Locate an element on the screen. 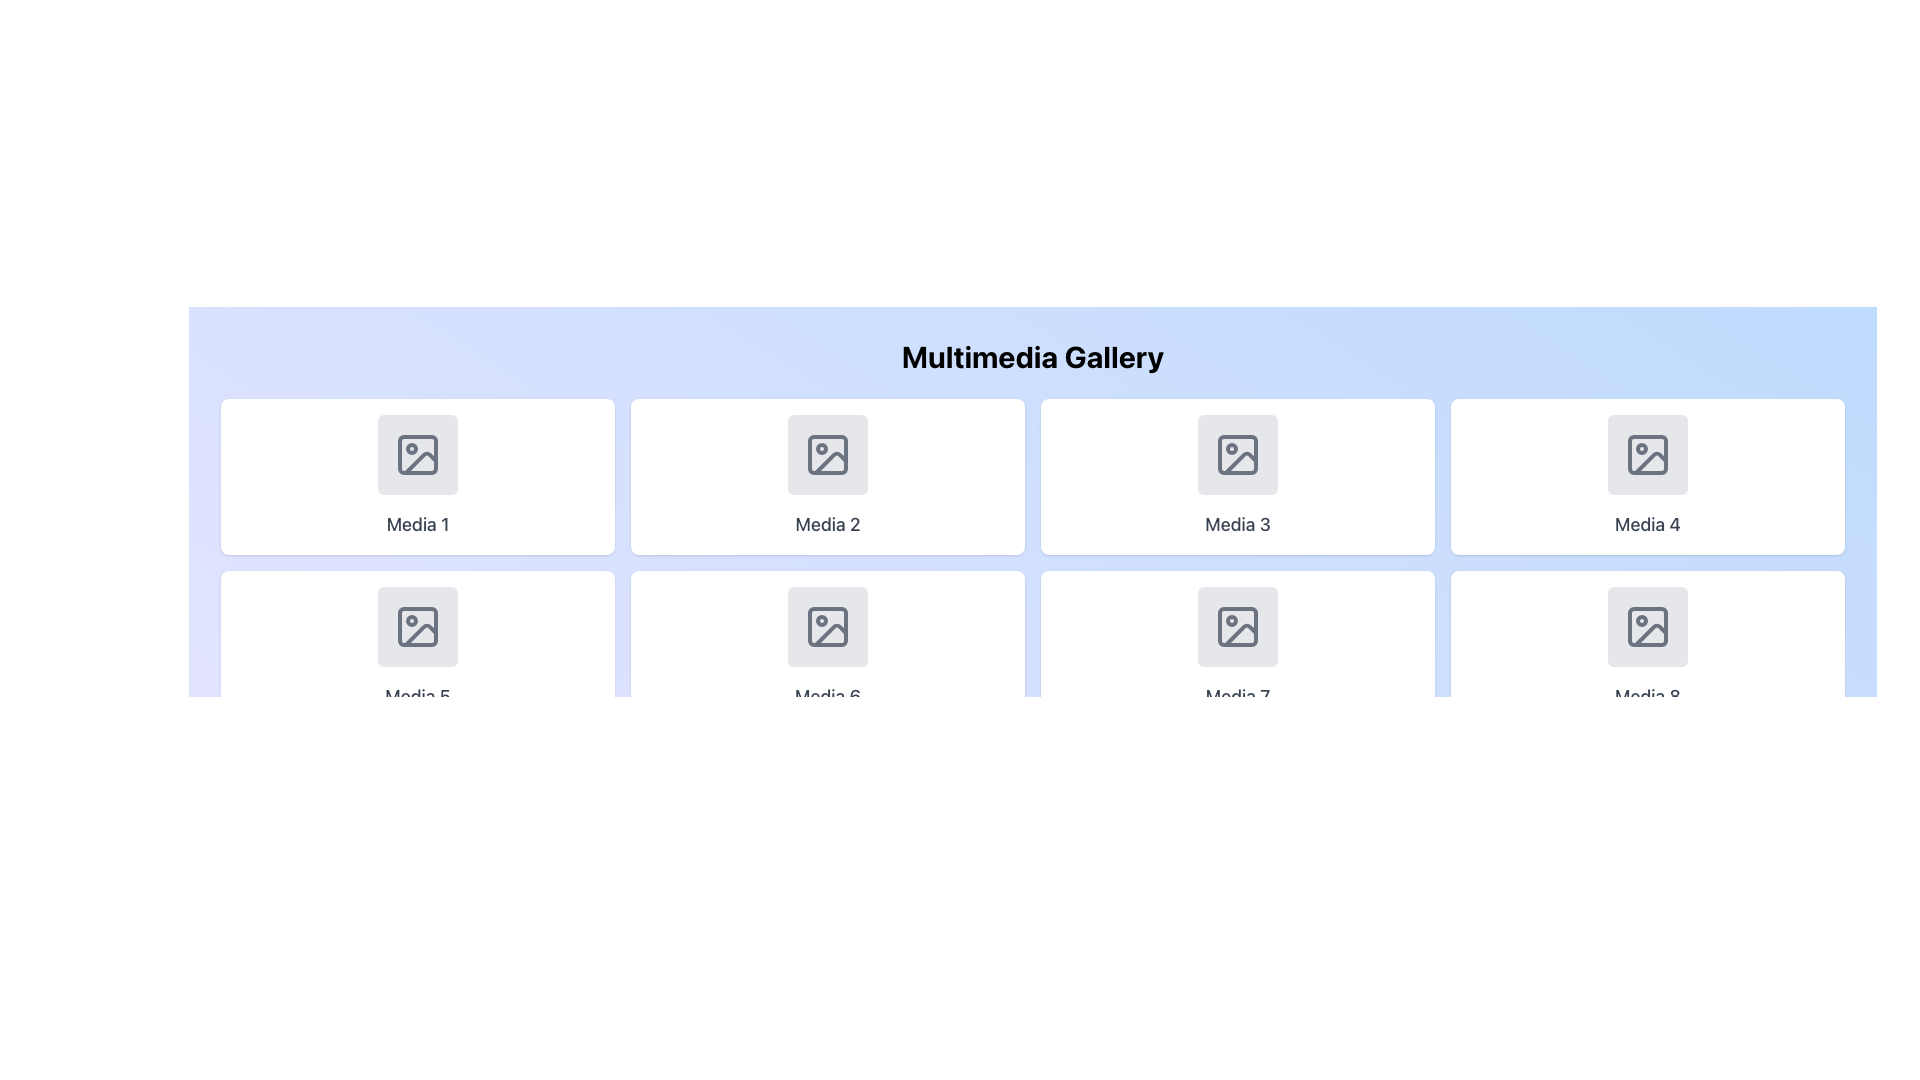  the Vector Graphic representing 'Media 2' located in the upper-center quadrant of the second image placeholder in a 2x4 grid layout is located at coordinates (828, 455).